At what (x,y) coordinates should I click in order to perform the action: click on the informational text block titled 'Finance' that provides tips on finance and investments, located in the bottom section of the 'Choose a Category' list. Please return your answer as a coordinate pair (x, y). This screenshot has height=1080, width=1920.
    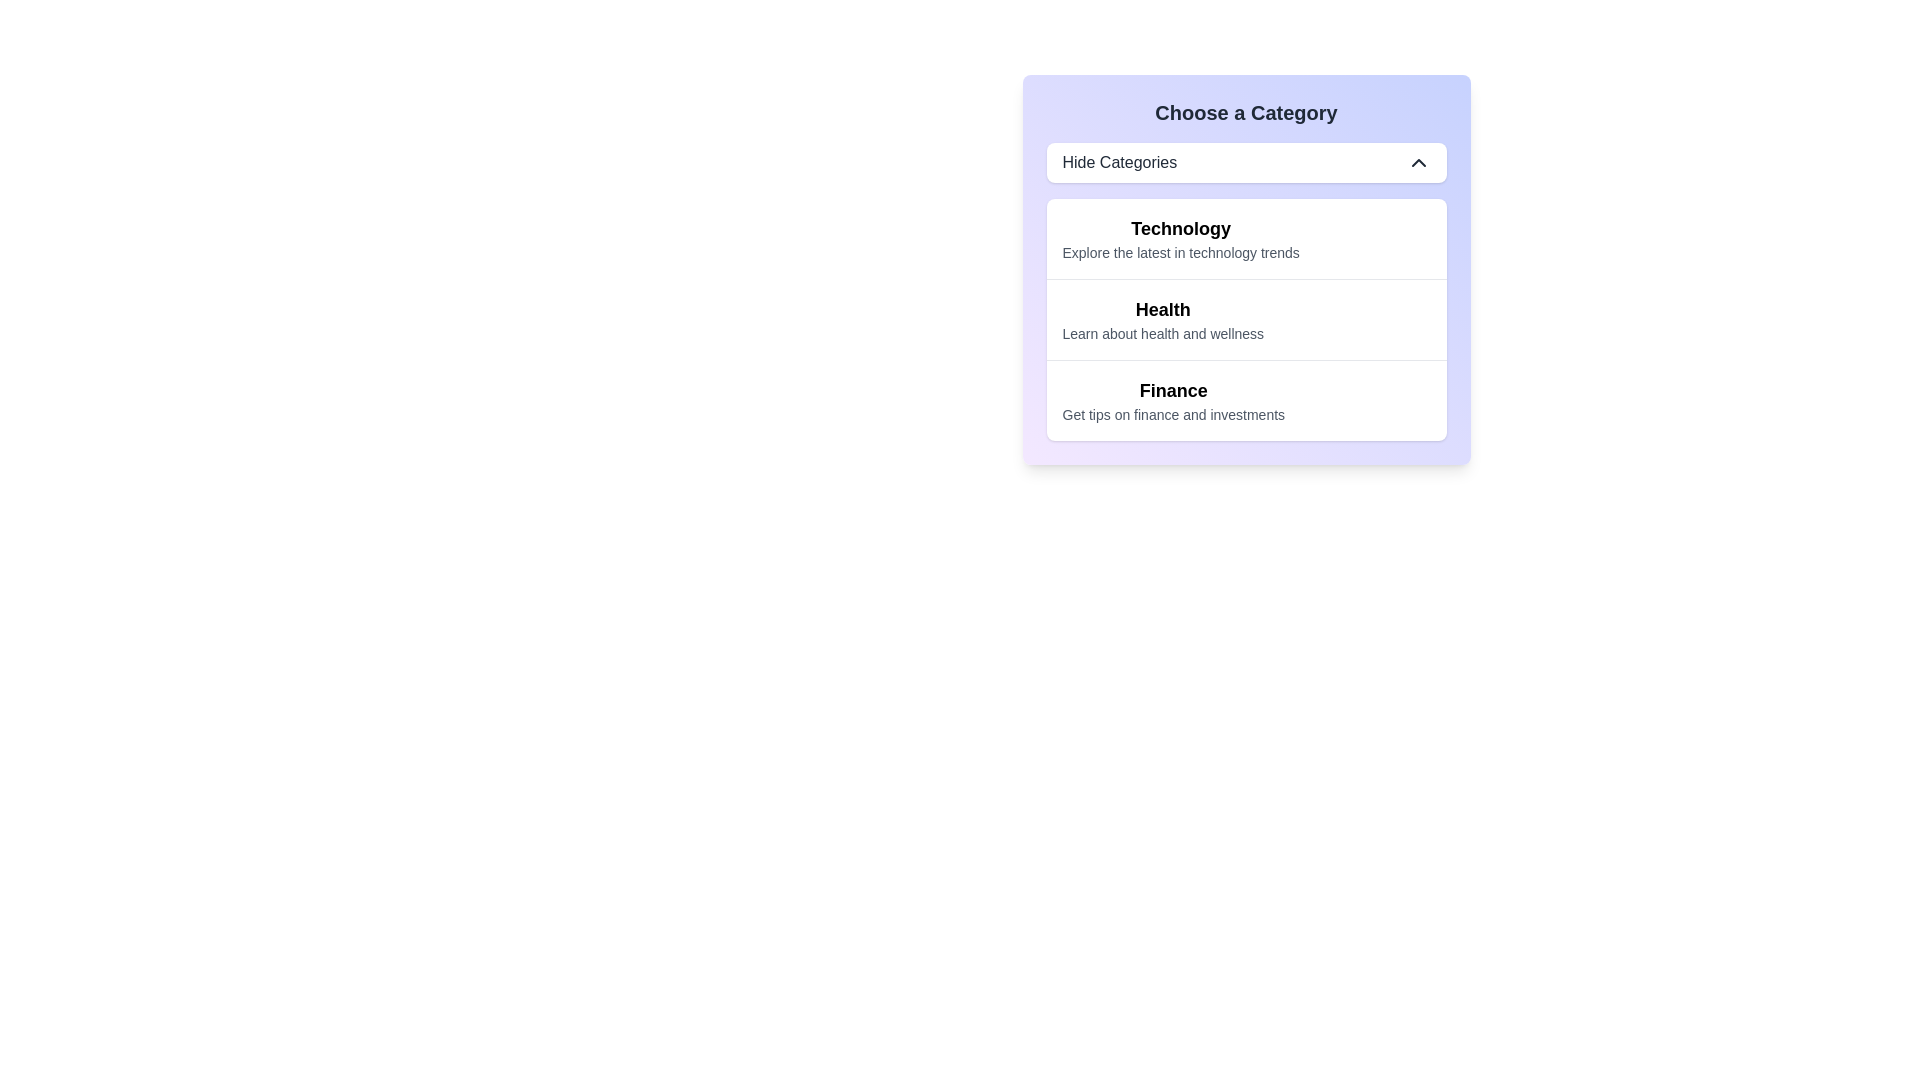
    Looking at the image, I should click on (1173, 401).